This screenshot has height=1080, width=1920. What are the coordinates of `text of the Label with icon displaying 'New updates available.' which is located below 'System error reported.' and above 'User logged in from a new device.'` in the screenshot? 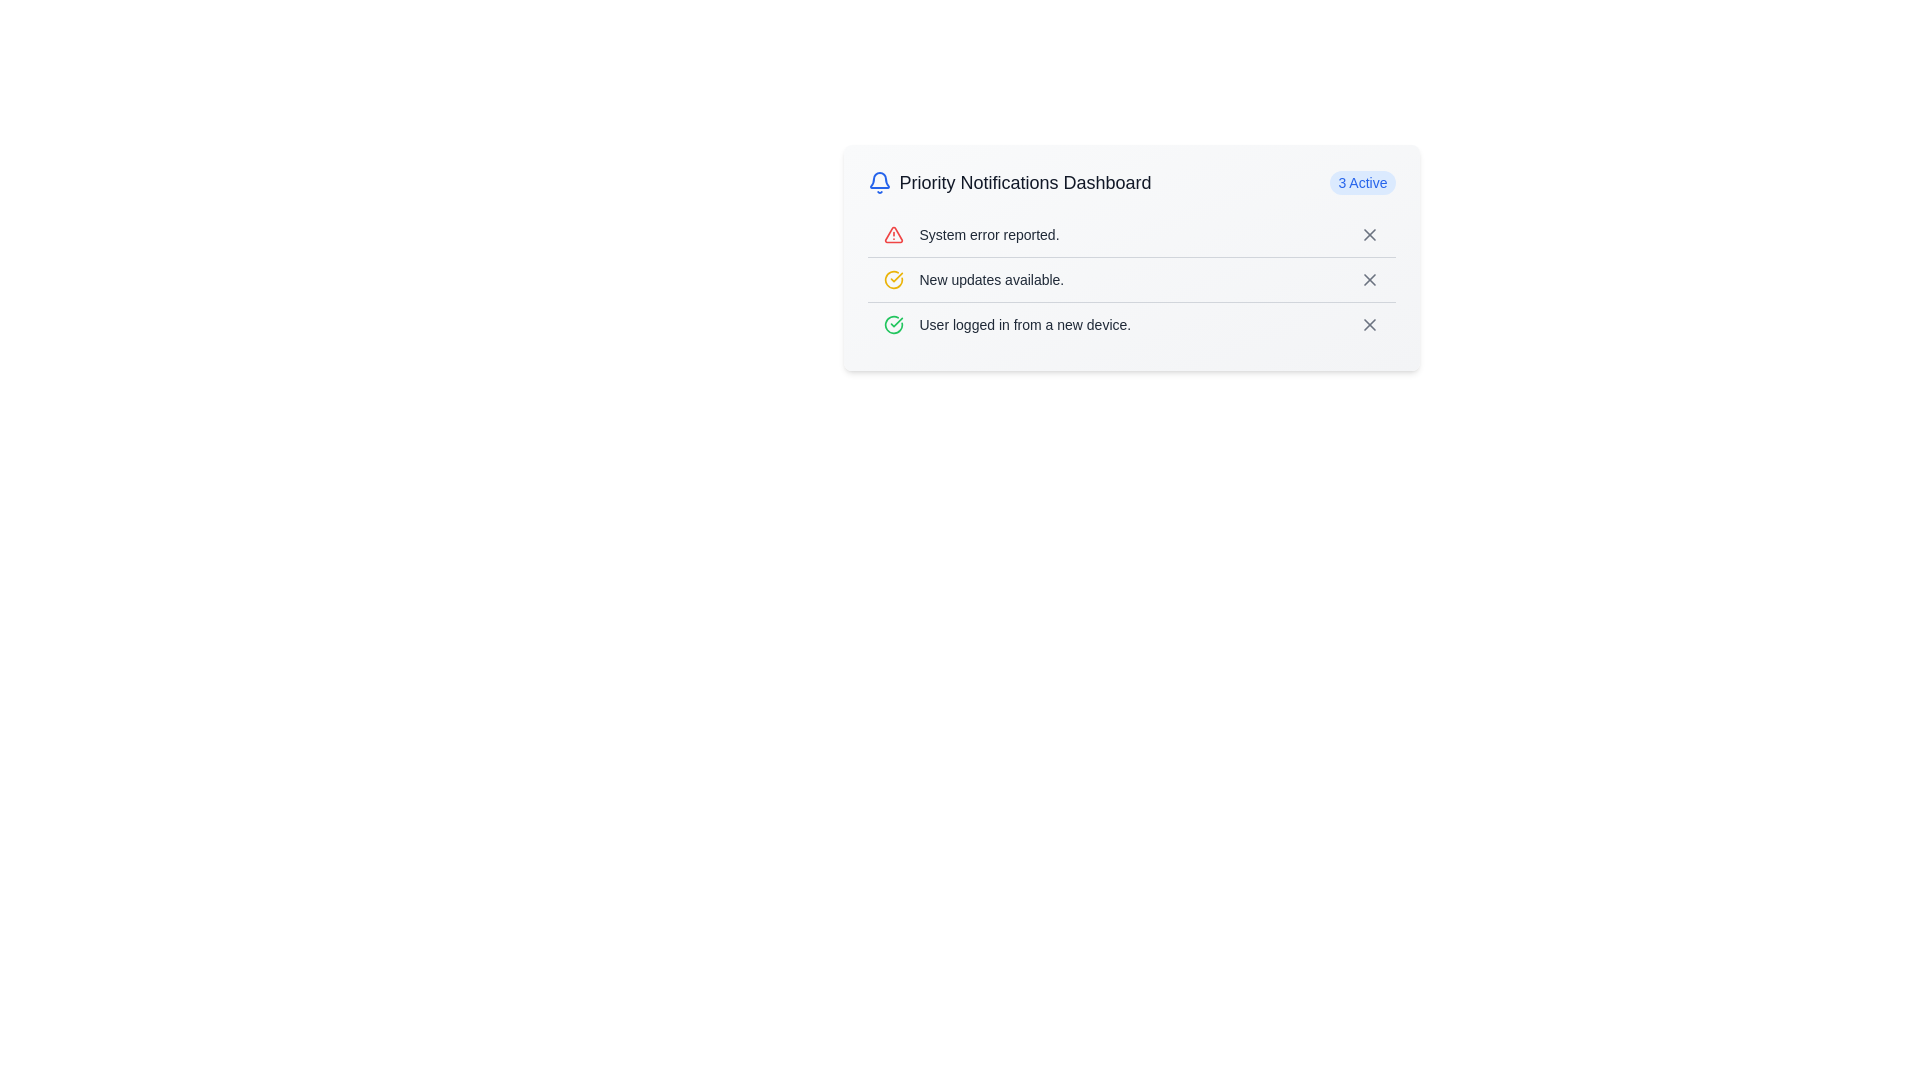 It's located at (973, 280).